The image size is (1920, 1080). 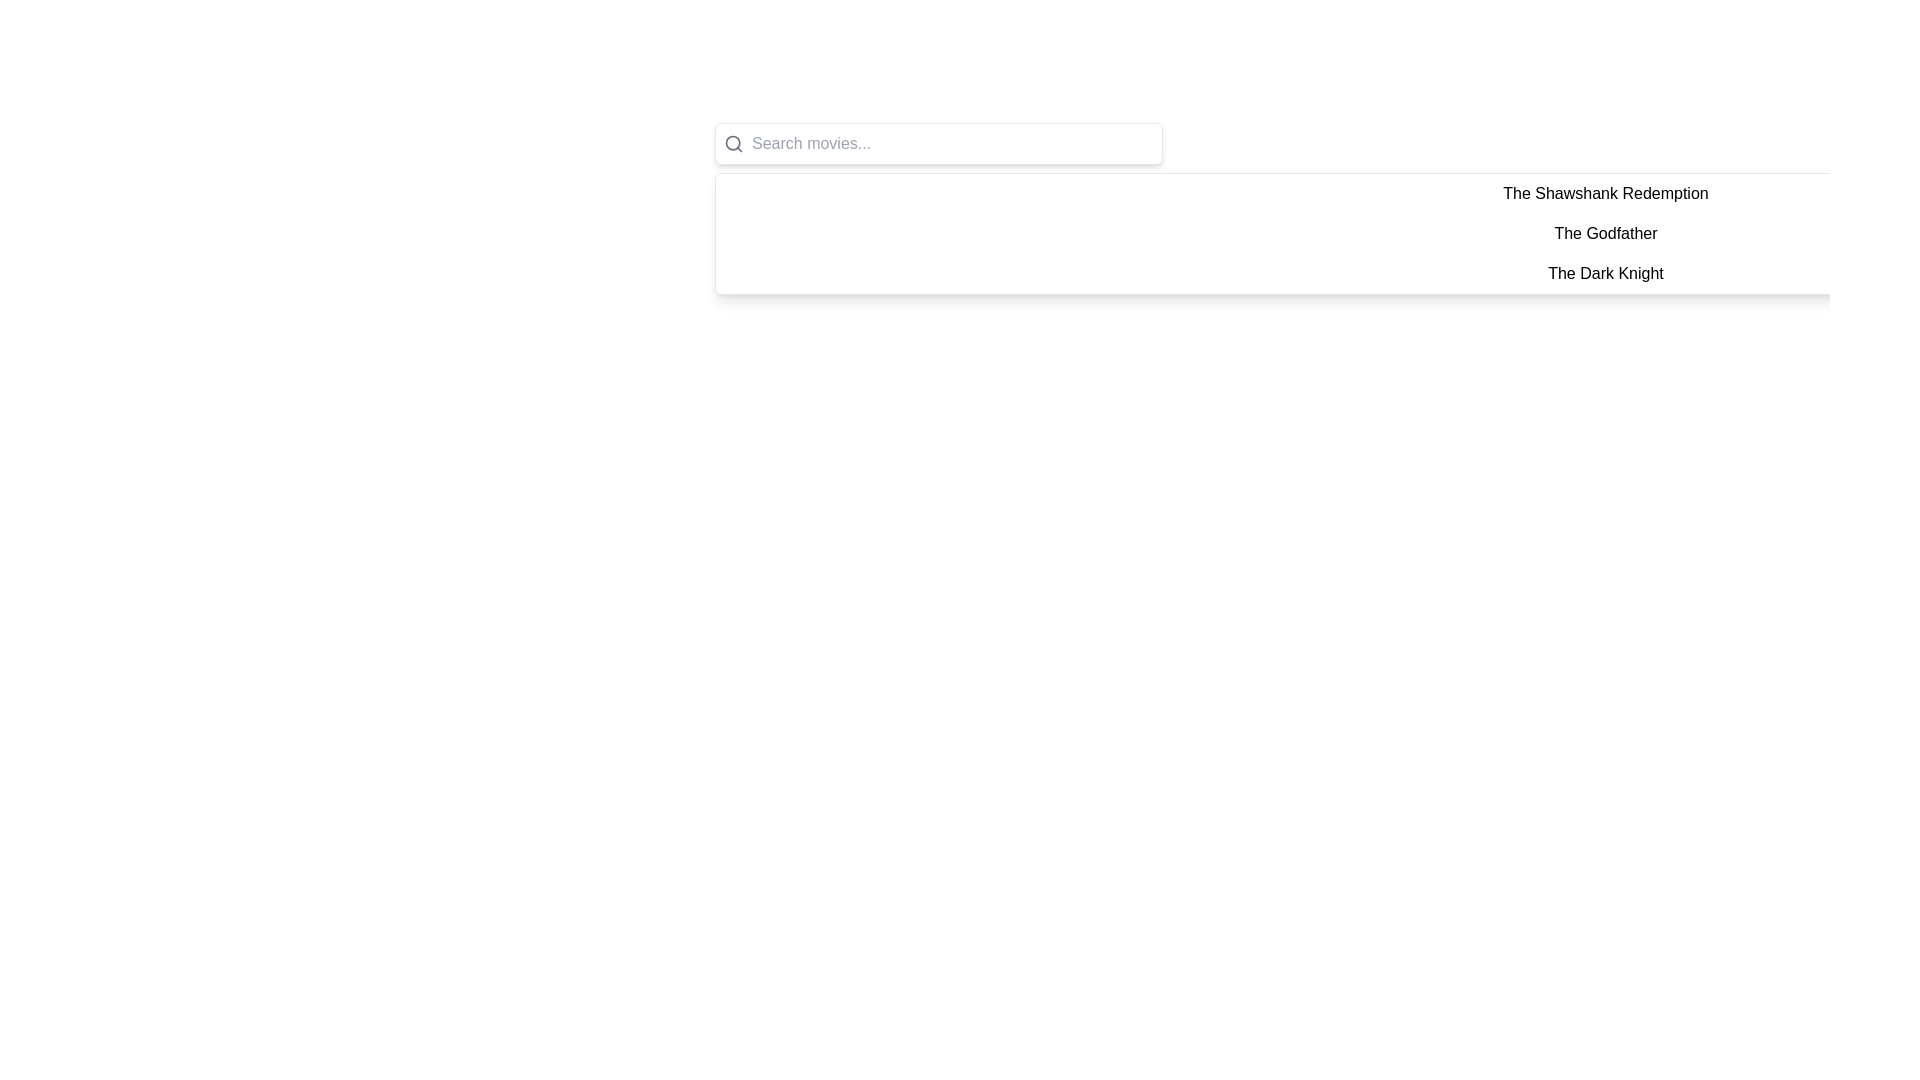 What do you see at coordinates (733, 142) in the screenshot?
I see `the gray magnifying glass icon located on the leftmost side of the search bar, which has a placeholder text stating 'Search movies...'` at bounding box center [733, 142].